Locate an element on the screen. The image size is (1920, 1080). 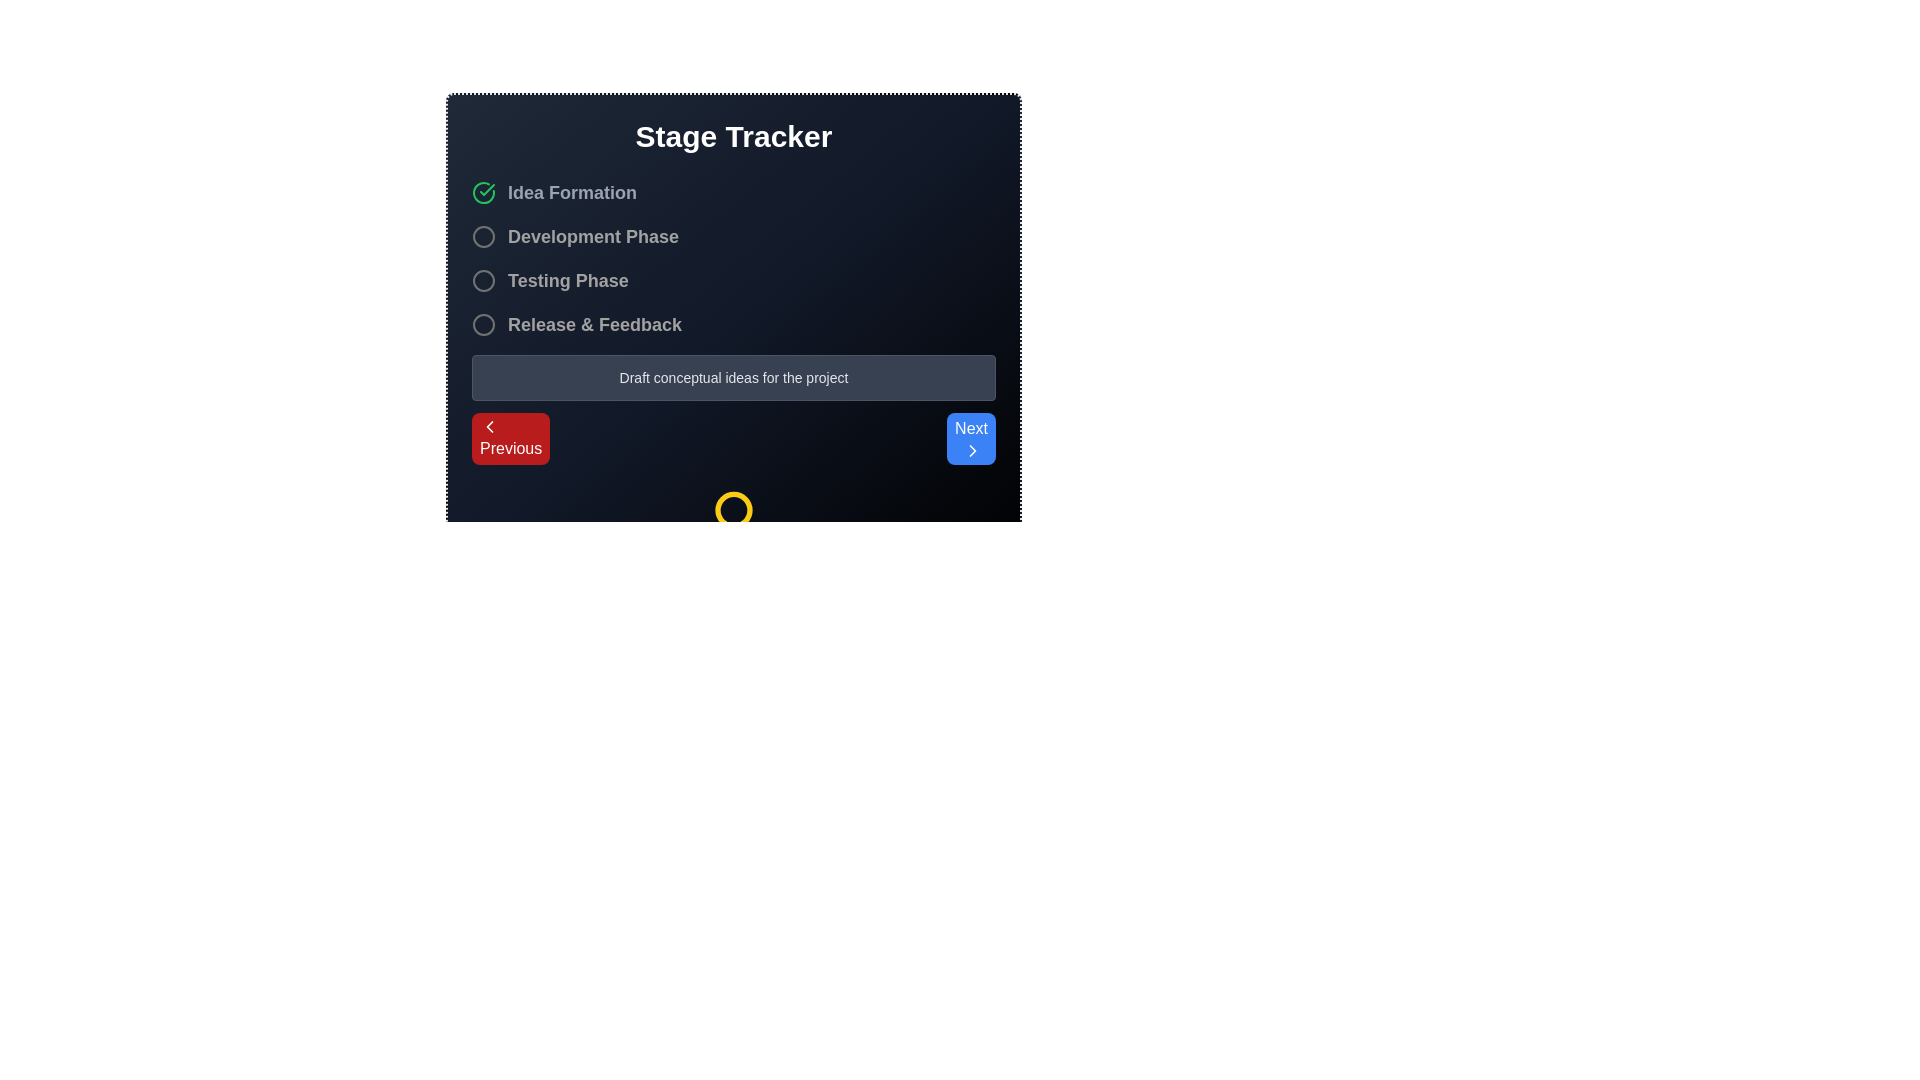
the 'Development Phase' indicator icon, which is the second element in the vertical sequence of status indicators in the stage tracker is located at coordinates (484, 235).